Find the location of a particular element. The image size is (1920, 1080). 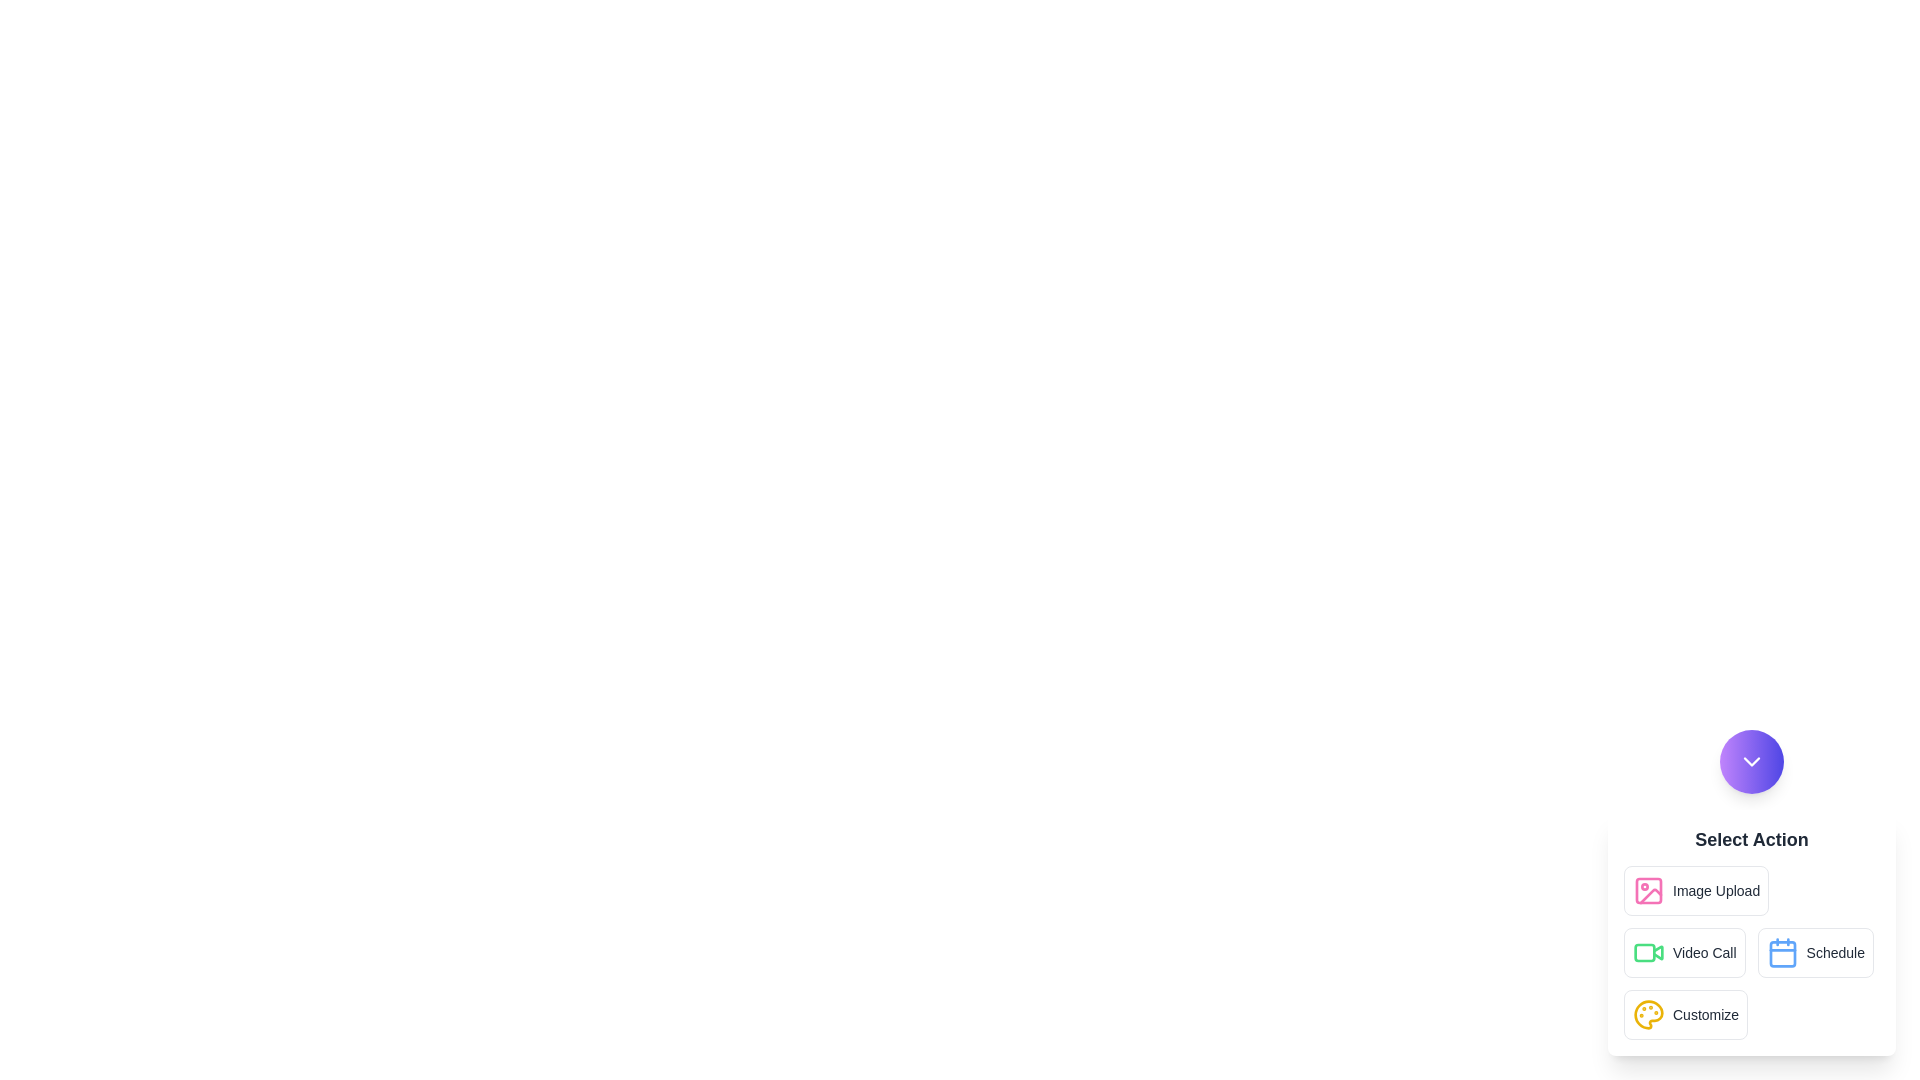

the 'Video Call' icon located on the right side of the 'Video Call' button in the modal, which is part of the 'Select Action' options is located at coordinates (1649, 951).